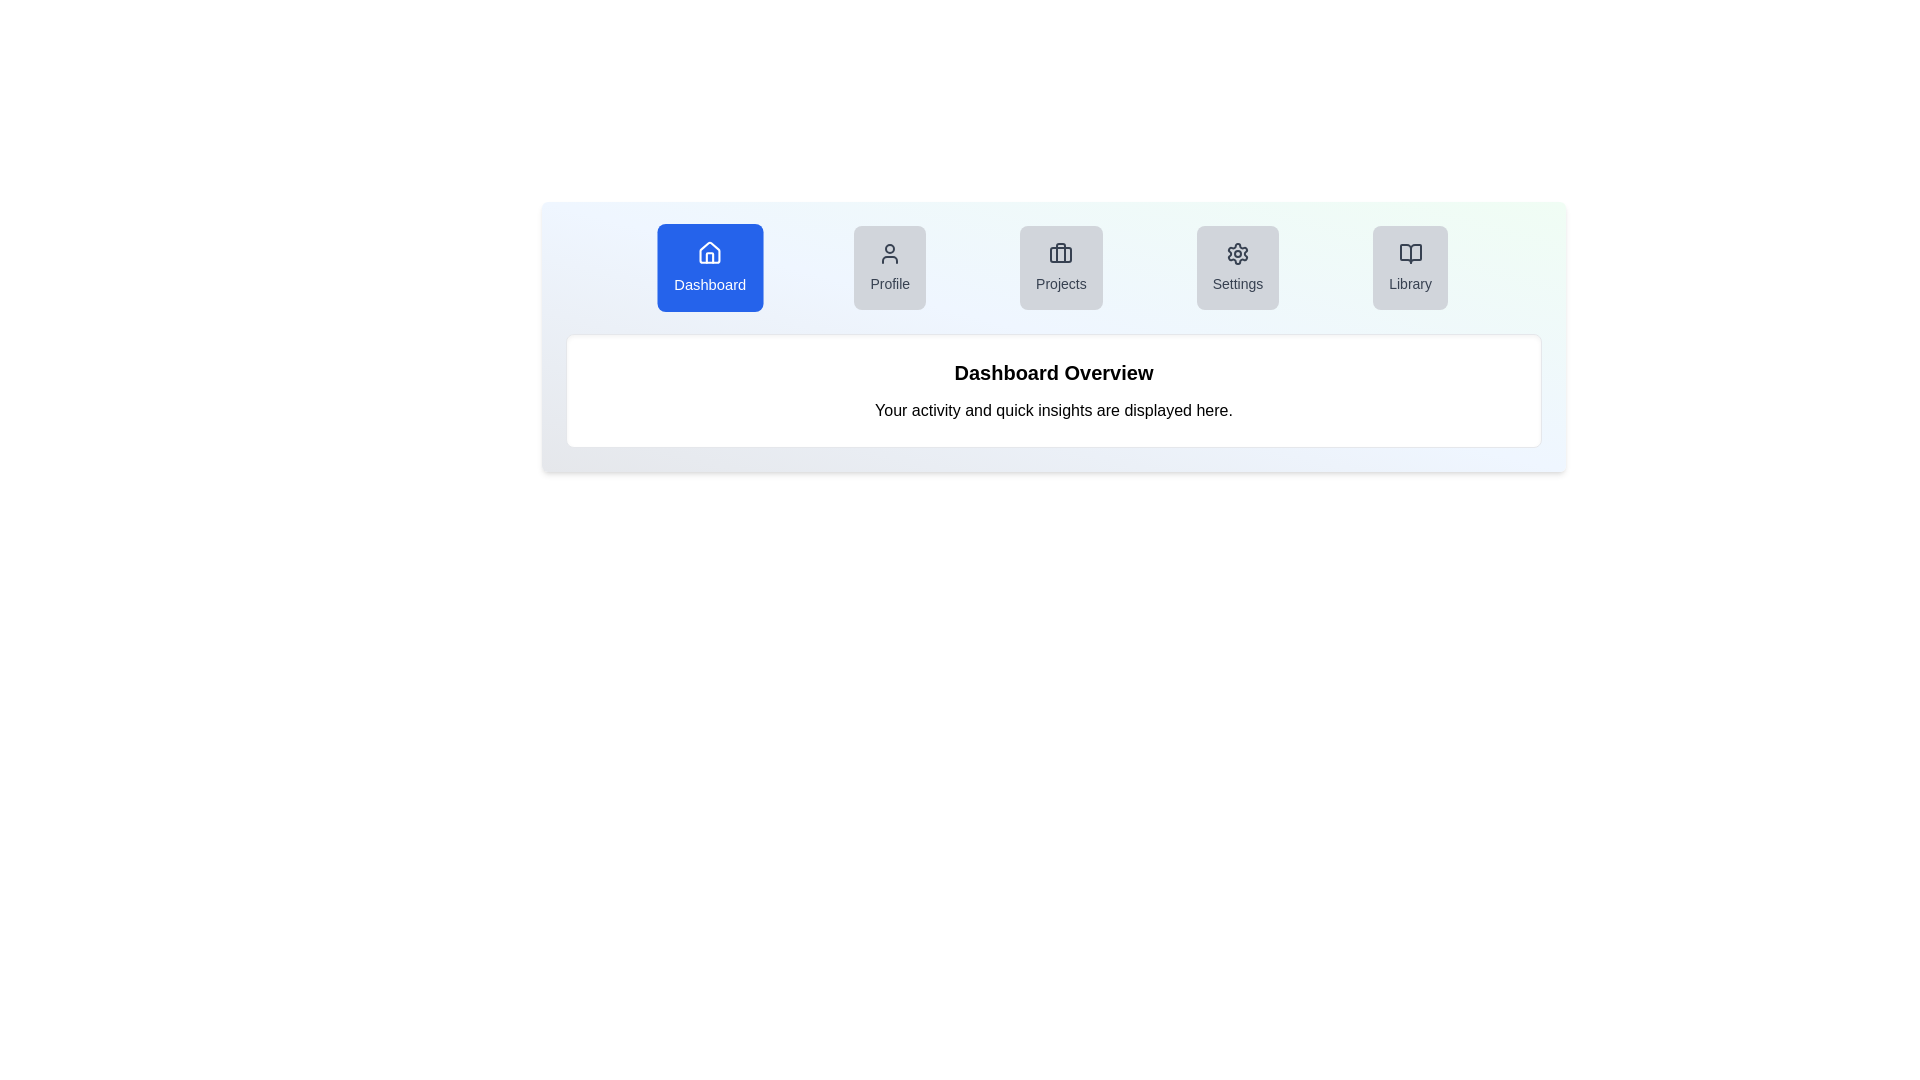 The image size is (1920, 1080). What do you see at coordinates (710, 284) in the screenshot?
I see `the Static text element labeled 'Dashboard' which is located below the house icon in the navigation grid` at bounding box center [710, 284].